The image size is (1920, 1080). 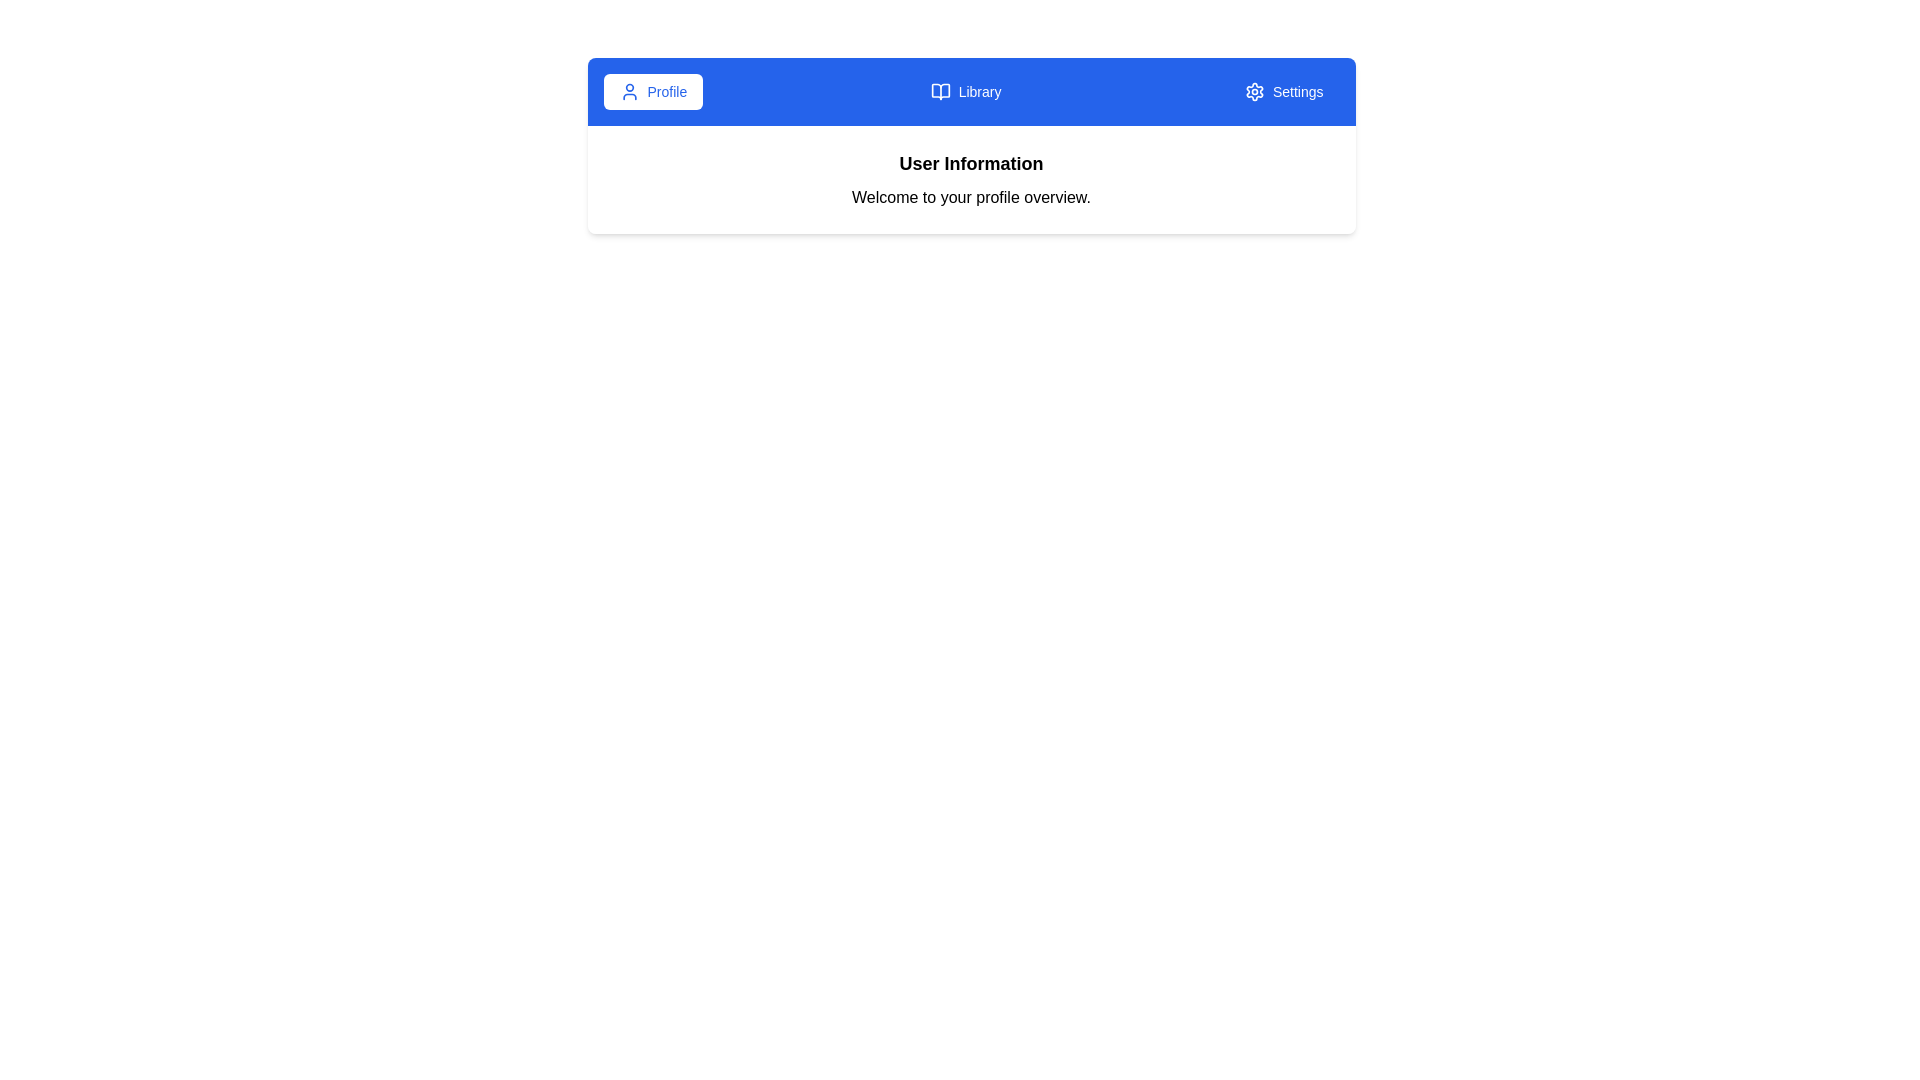 I want to click on the 'User Information' text header element, which displays 'User Information' in bold and 'Welcome to your profile overview.' below it, centered within a white box below the blue navigation bar, so click(x=971, y=180).